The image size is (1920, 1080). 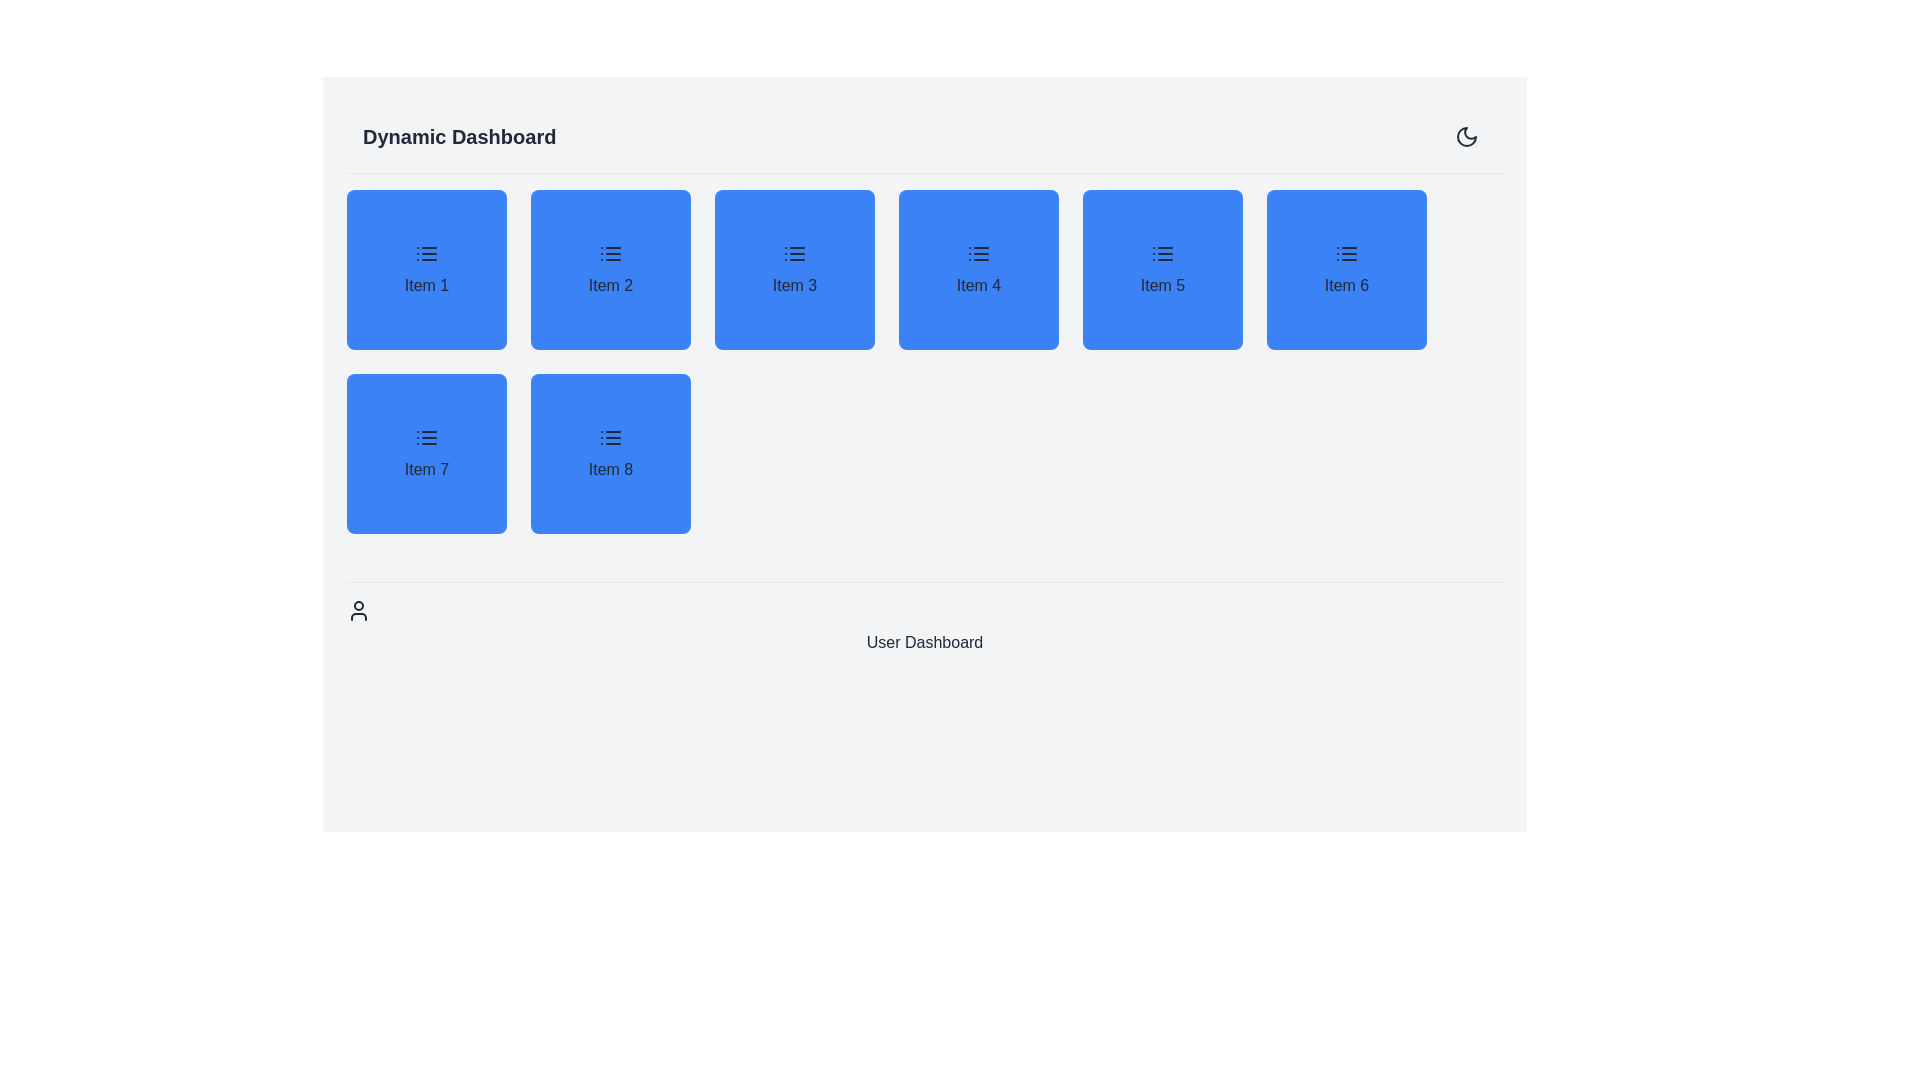 What do you see at coordinates (426, 454) in the screenshot?
I see `the blue square-shaped button labeled 'Item 7' with a list icon, located in the second row and first column of the grid under 'Dynamic Dashboard'` at bounding box center [426, 454].